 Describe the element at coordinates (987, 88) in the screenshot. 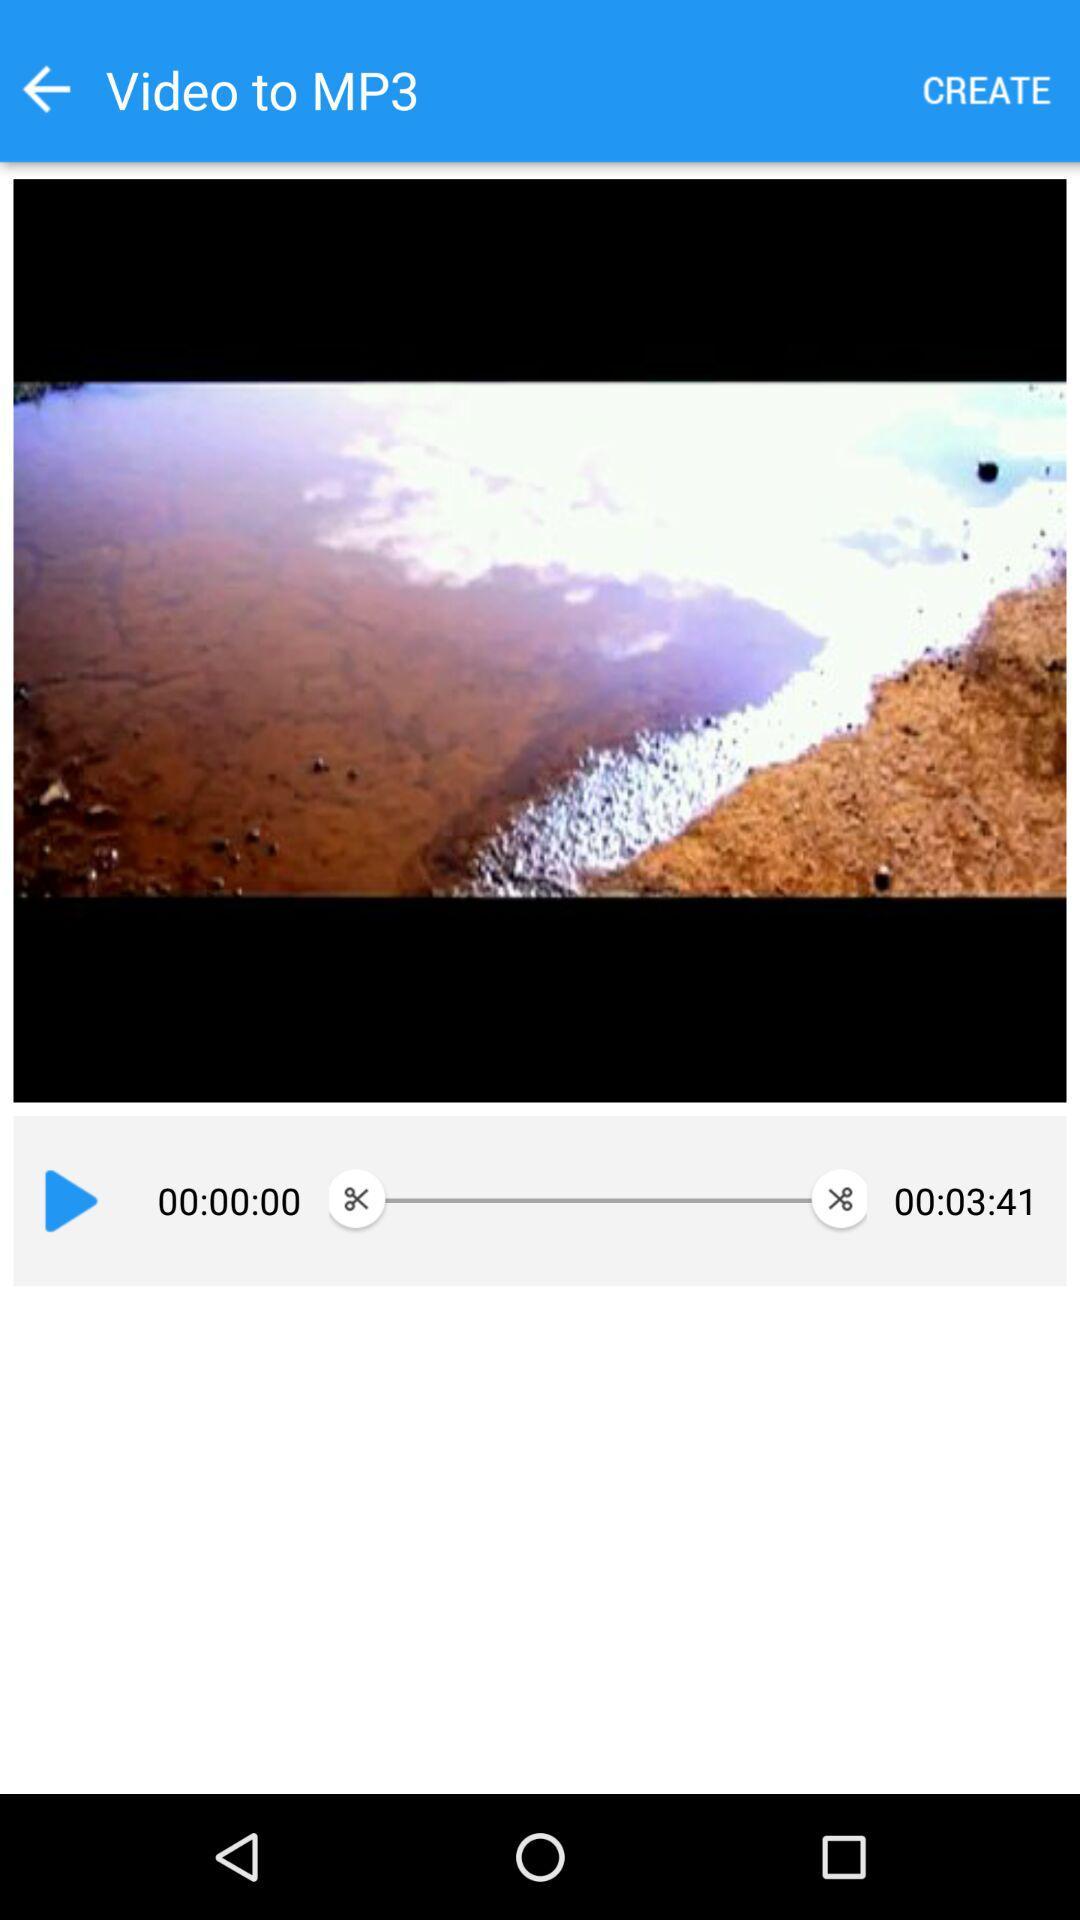

I see `mp3 file` at that location.